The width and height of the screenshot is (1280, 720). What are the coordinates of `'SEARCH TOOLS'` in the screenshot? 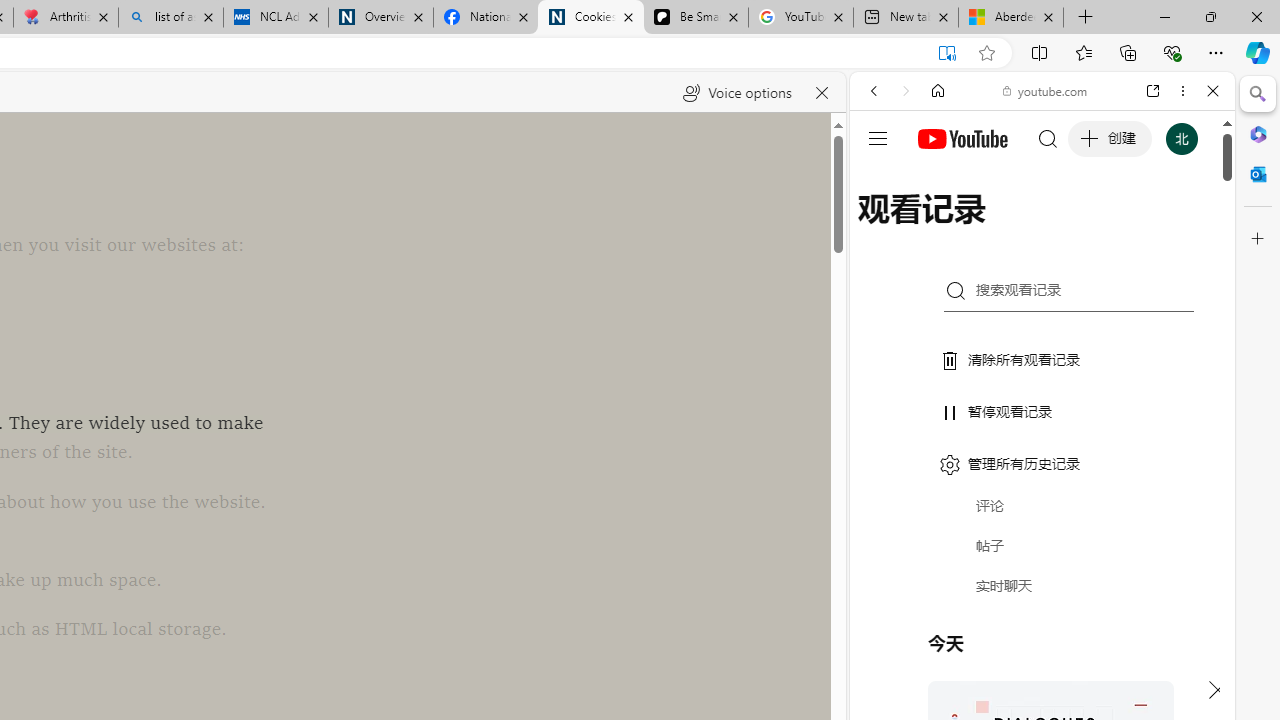 It's located at (1092, 227).